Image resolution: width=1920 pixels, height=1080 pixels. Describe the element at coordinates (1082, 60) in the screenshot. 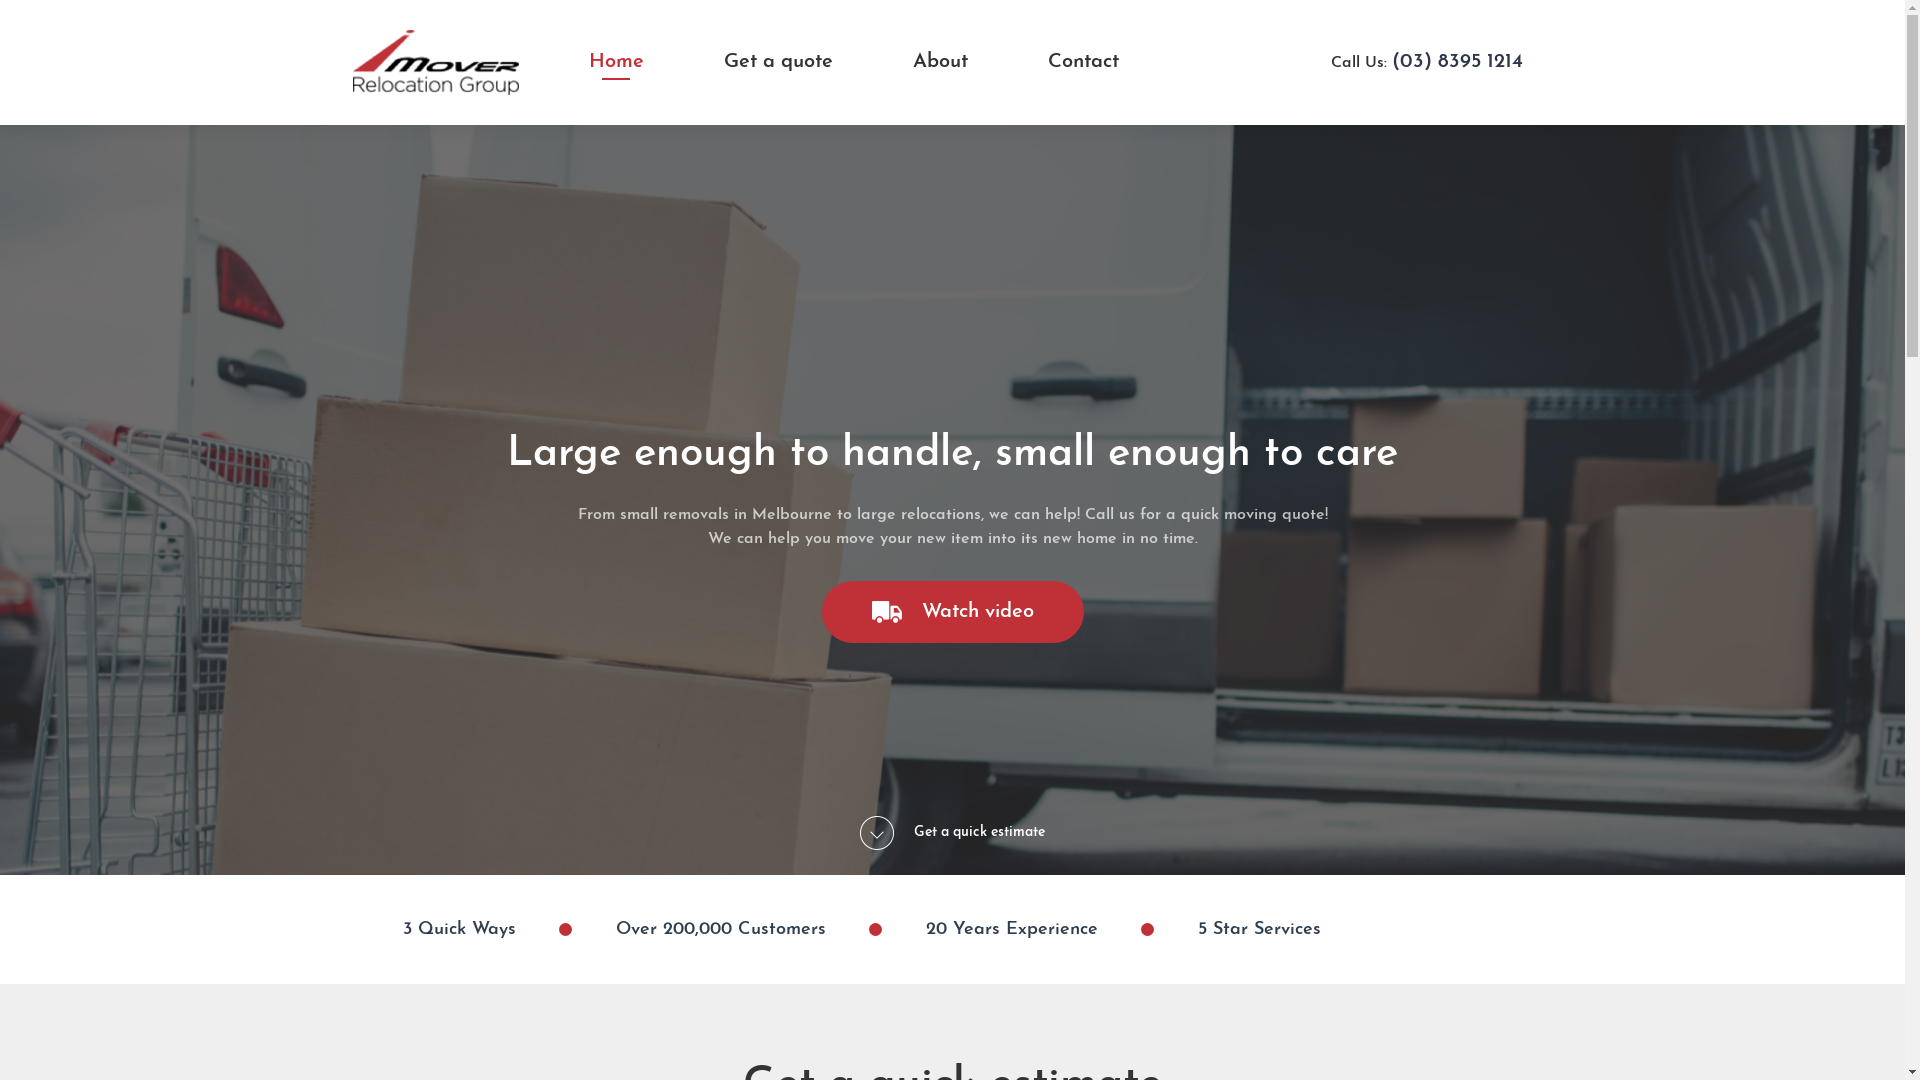

I see `'Contact'` at that location.